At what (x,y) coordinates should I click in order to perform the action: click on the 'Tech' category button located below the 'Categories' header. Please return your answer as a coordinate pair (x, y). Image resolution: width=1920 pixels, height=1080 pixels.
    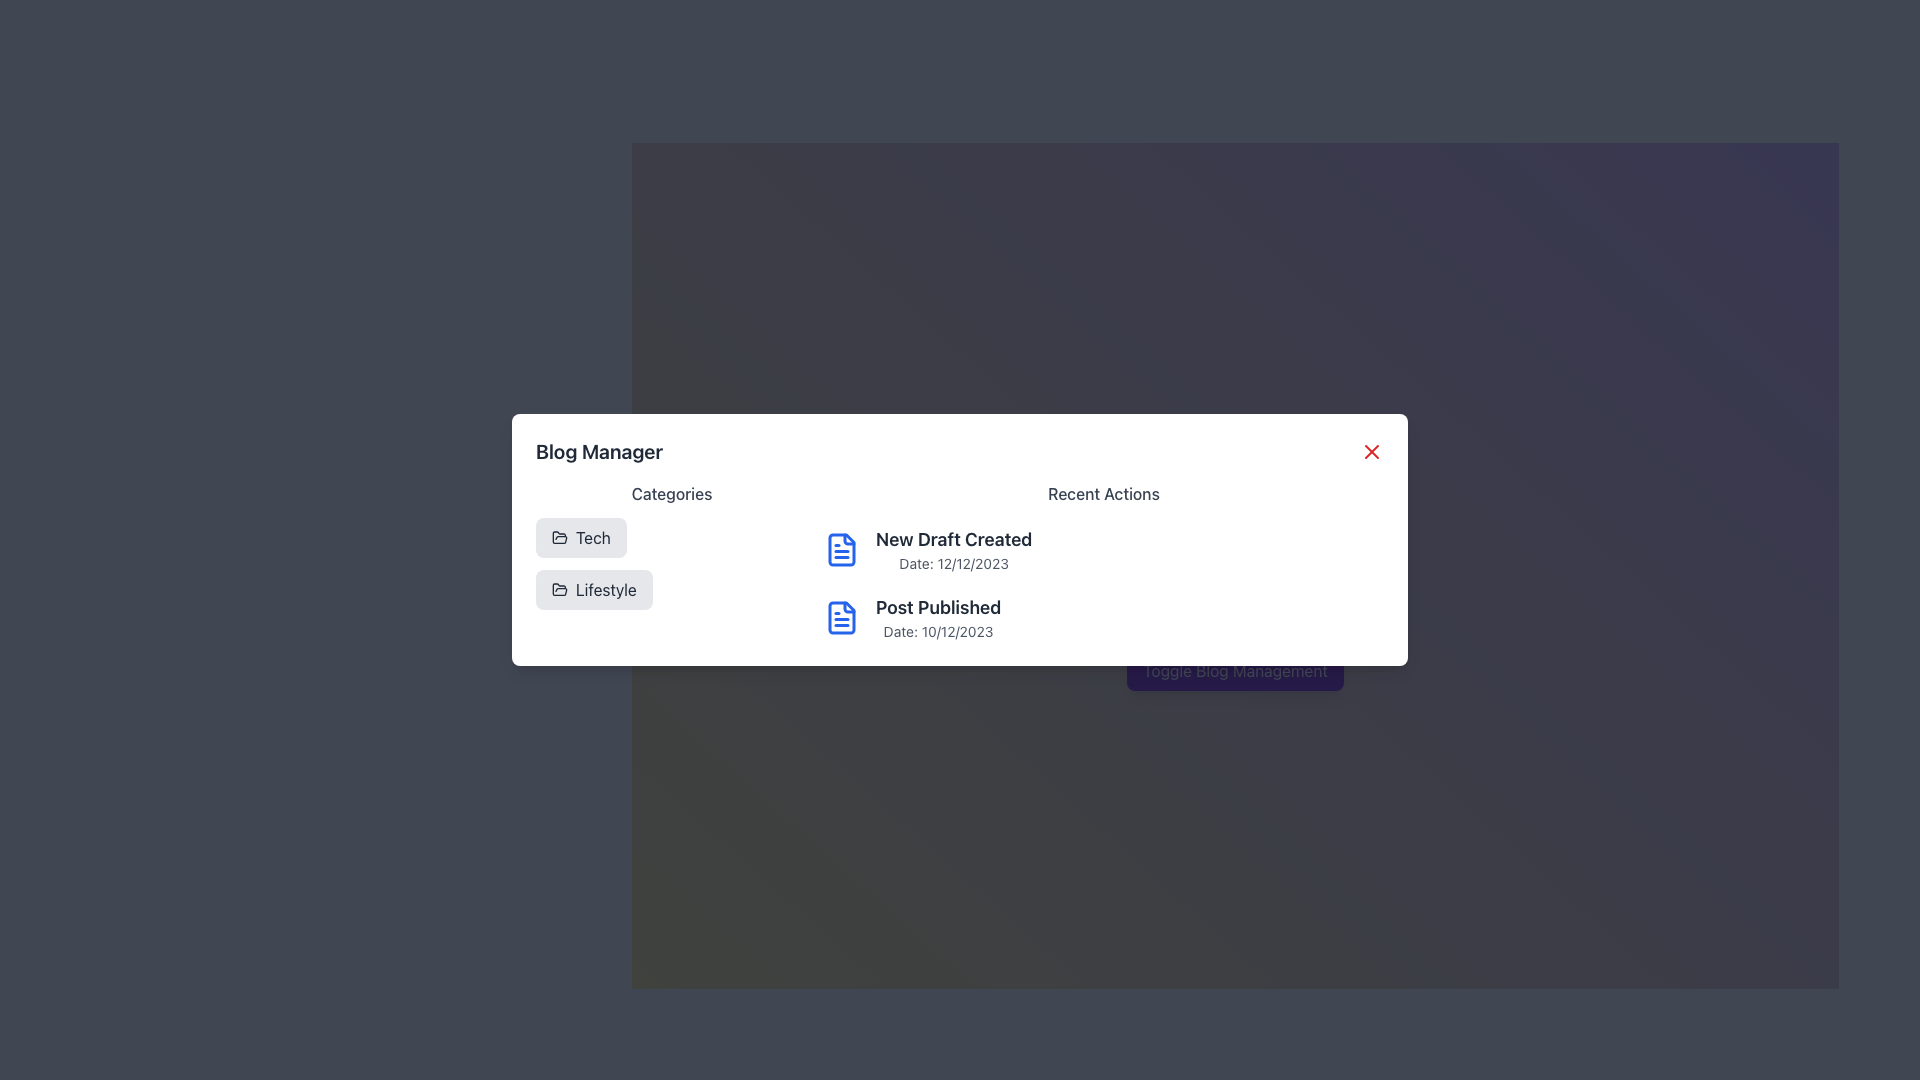
    Looking at the image, I should click on (580, 536).